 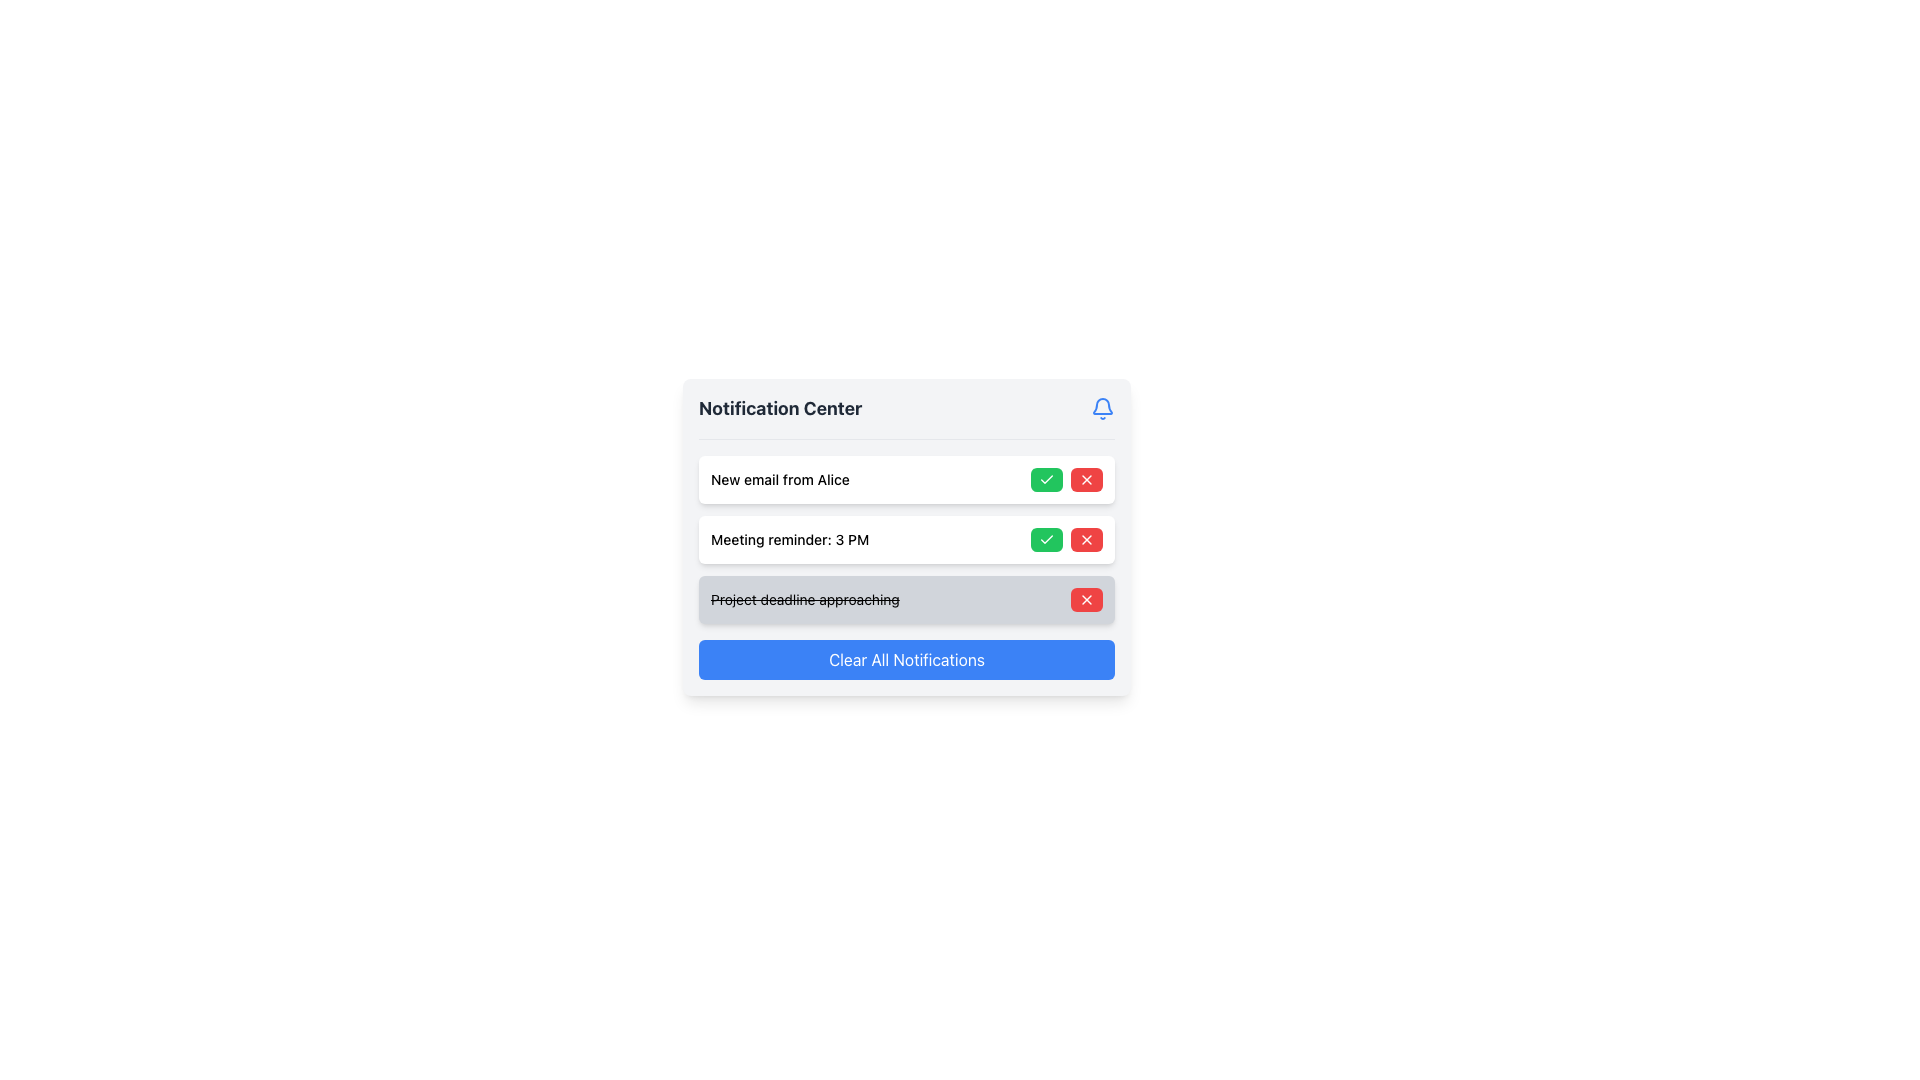 I want to click on the first green checkmark button to confirm the associated notification for 'New email from Alice', so click(x=1045, y=479).